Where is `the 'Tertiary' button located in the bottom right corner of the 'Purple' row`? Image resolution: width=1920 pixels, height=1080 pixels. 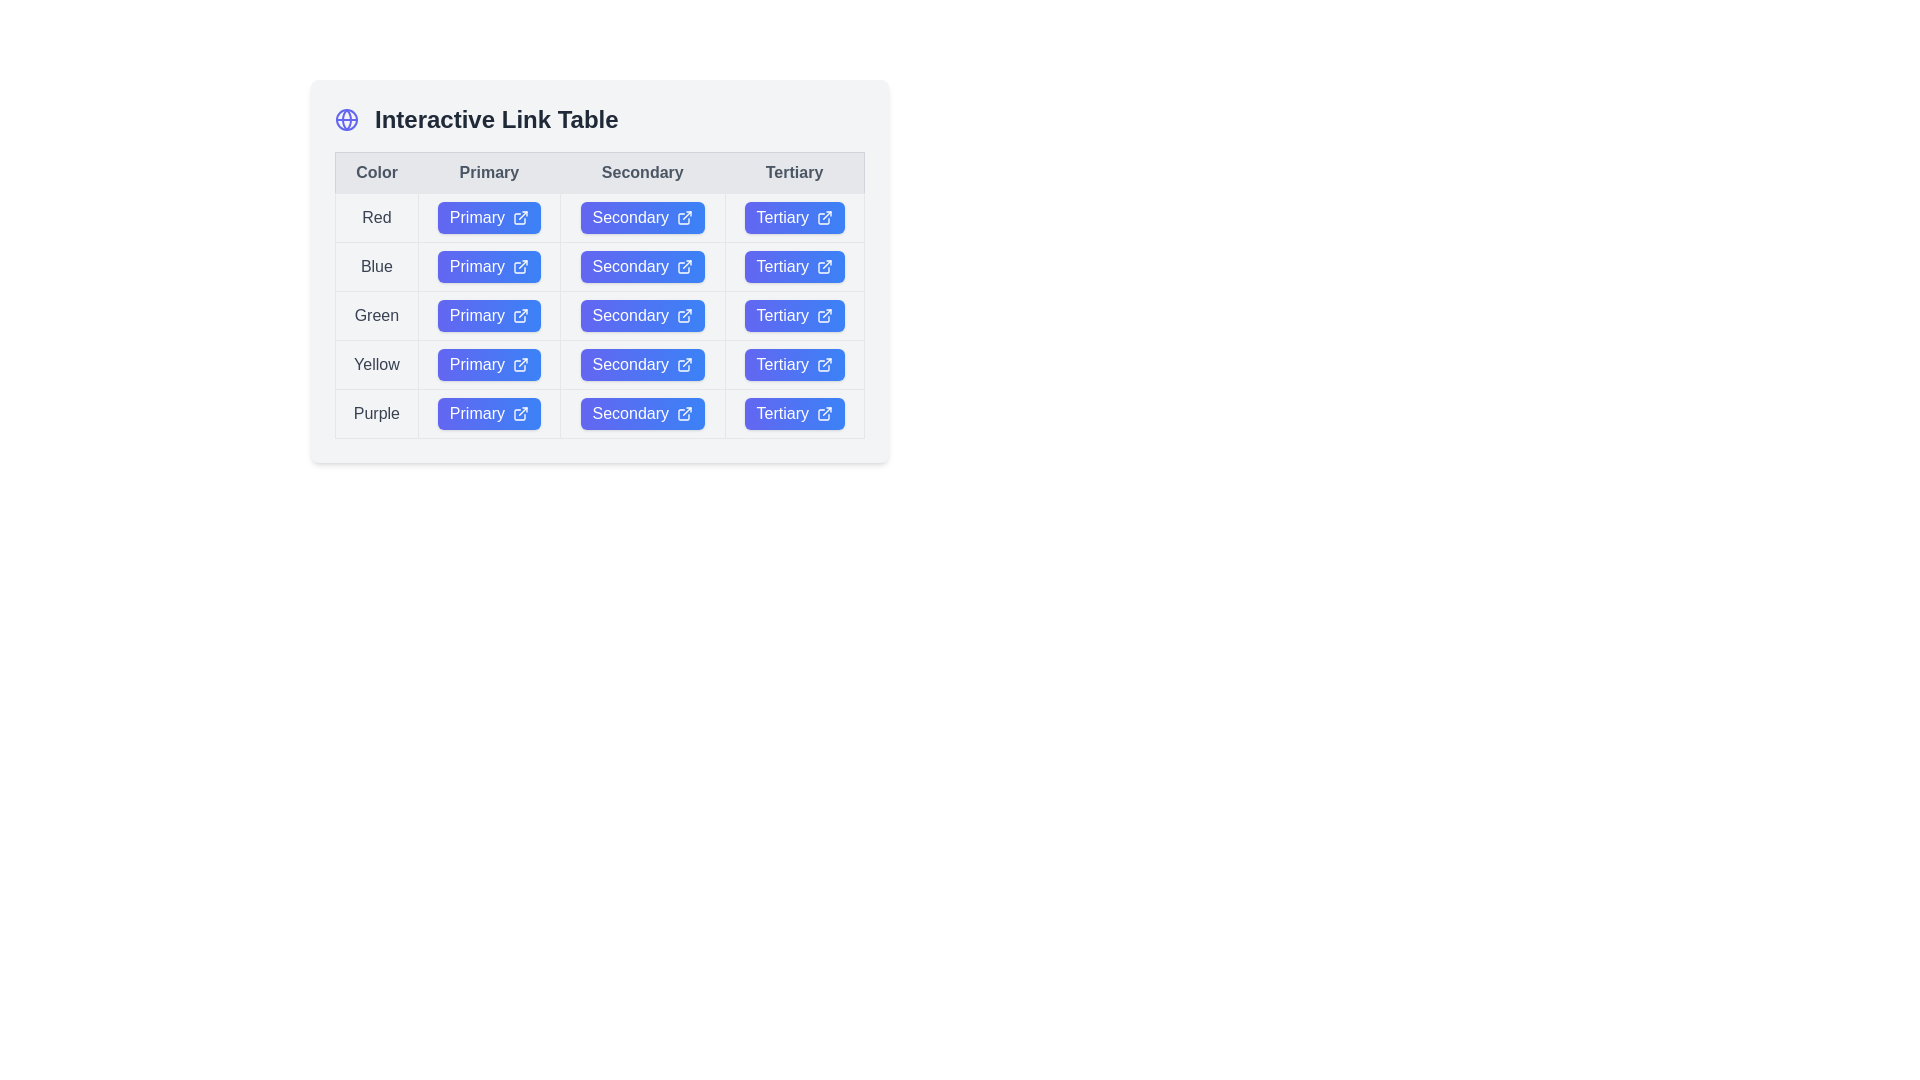 the 'Tertiary' button located in the bottom right corner of the 'Purple' row is located at coordinates (793, 412).